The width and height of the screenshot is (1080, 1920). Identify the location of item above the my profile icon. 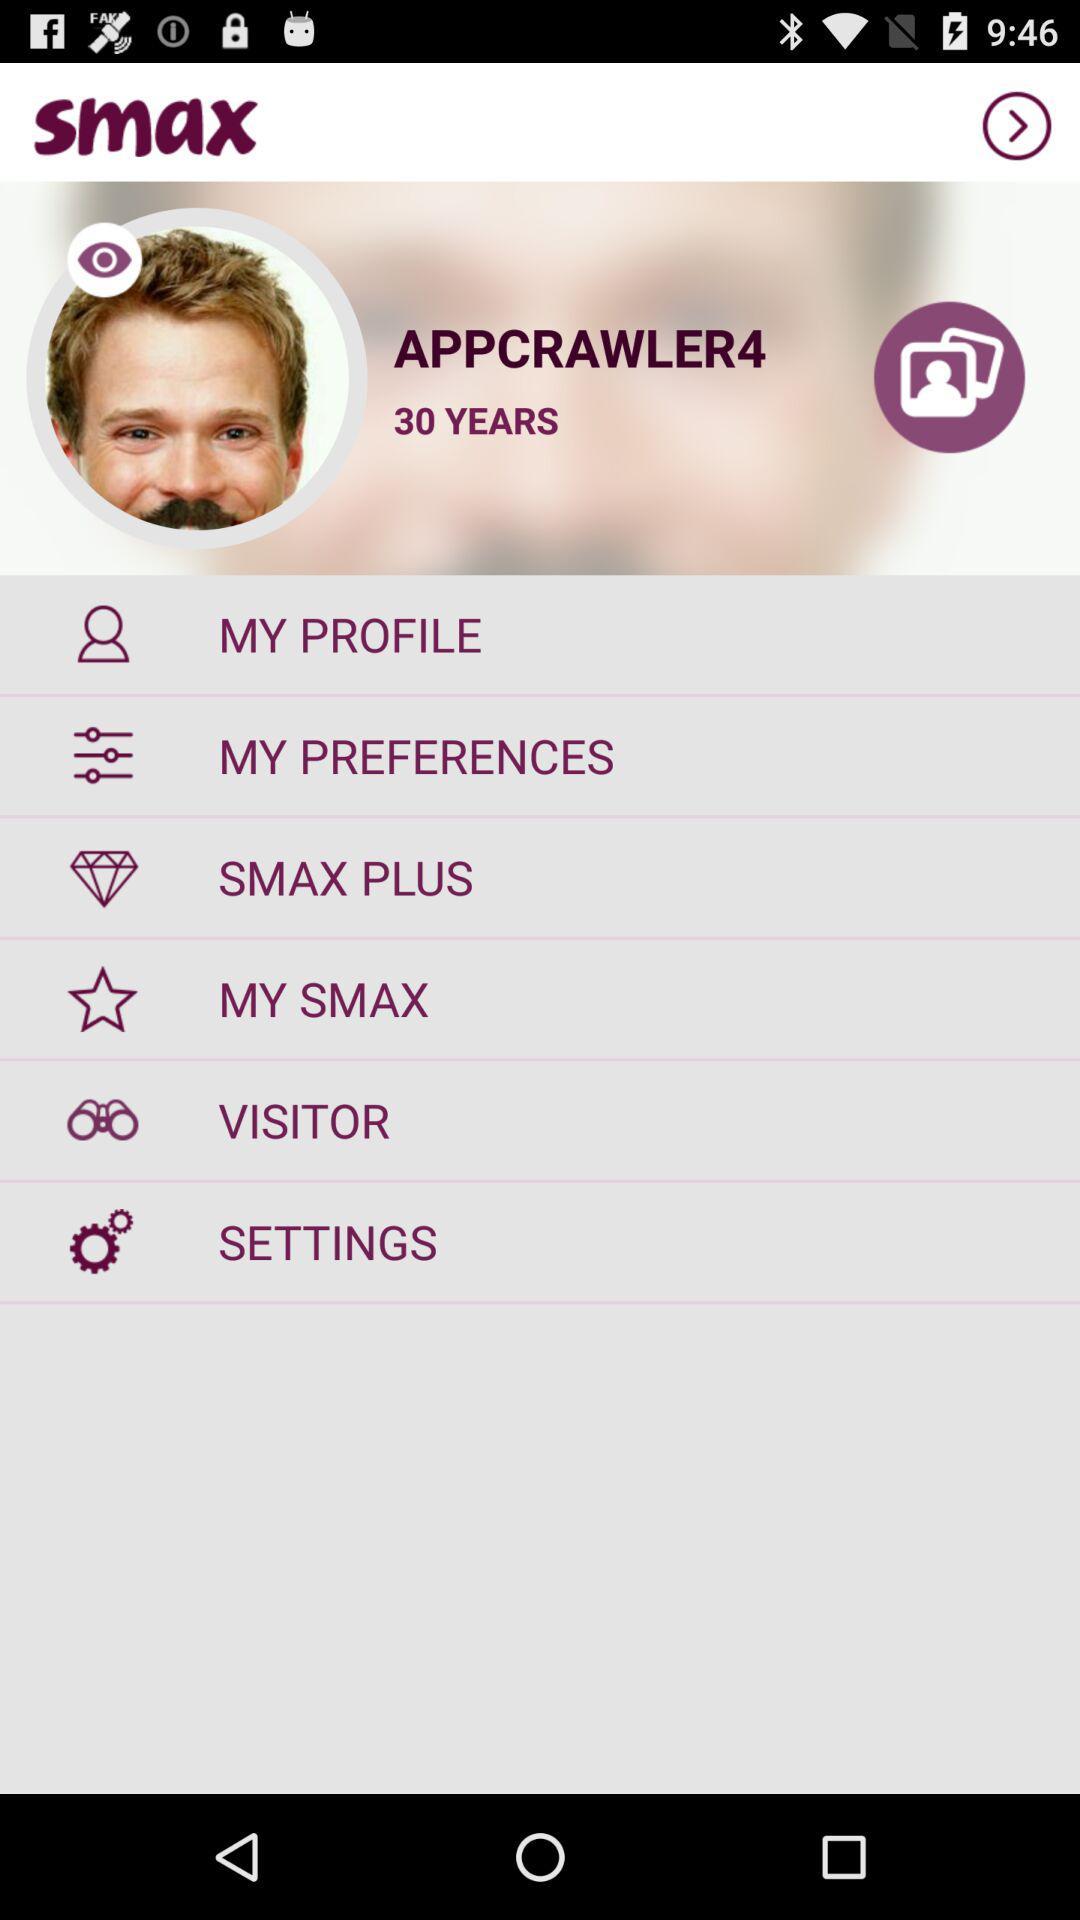
(476, 419).